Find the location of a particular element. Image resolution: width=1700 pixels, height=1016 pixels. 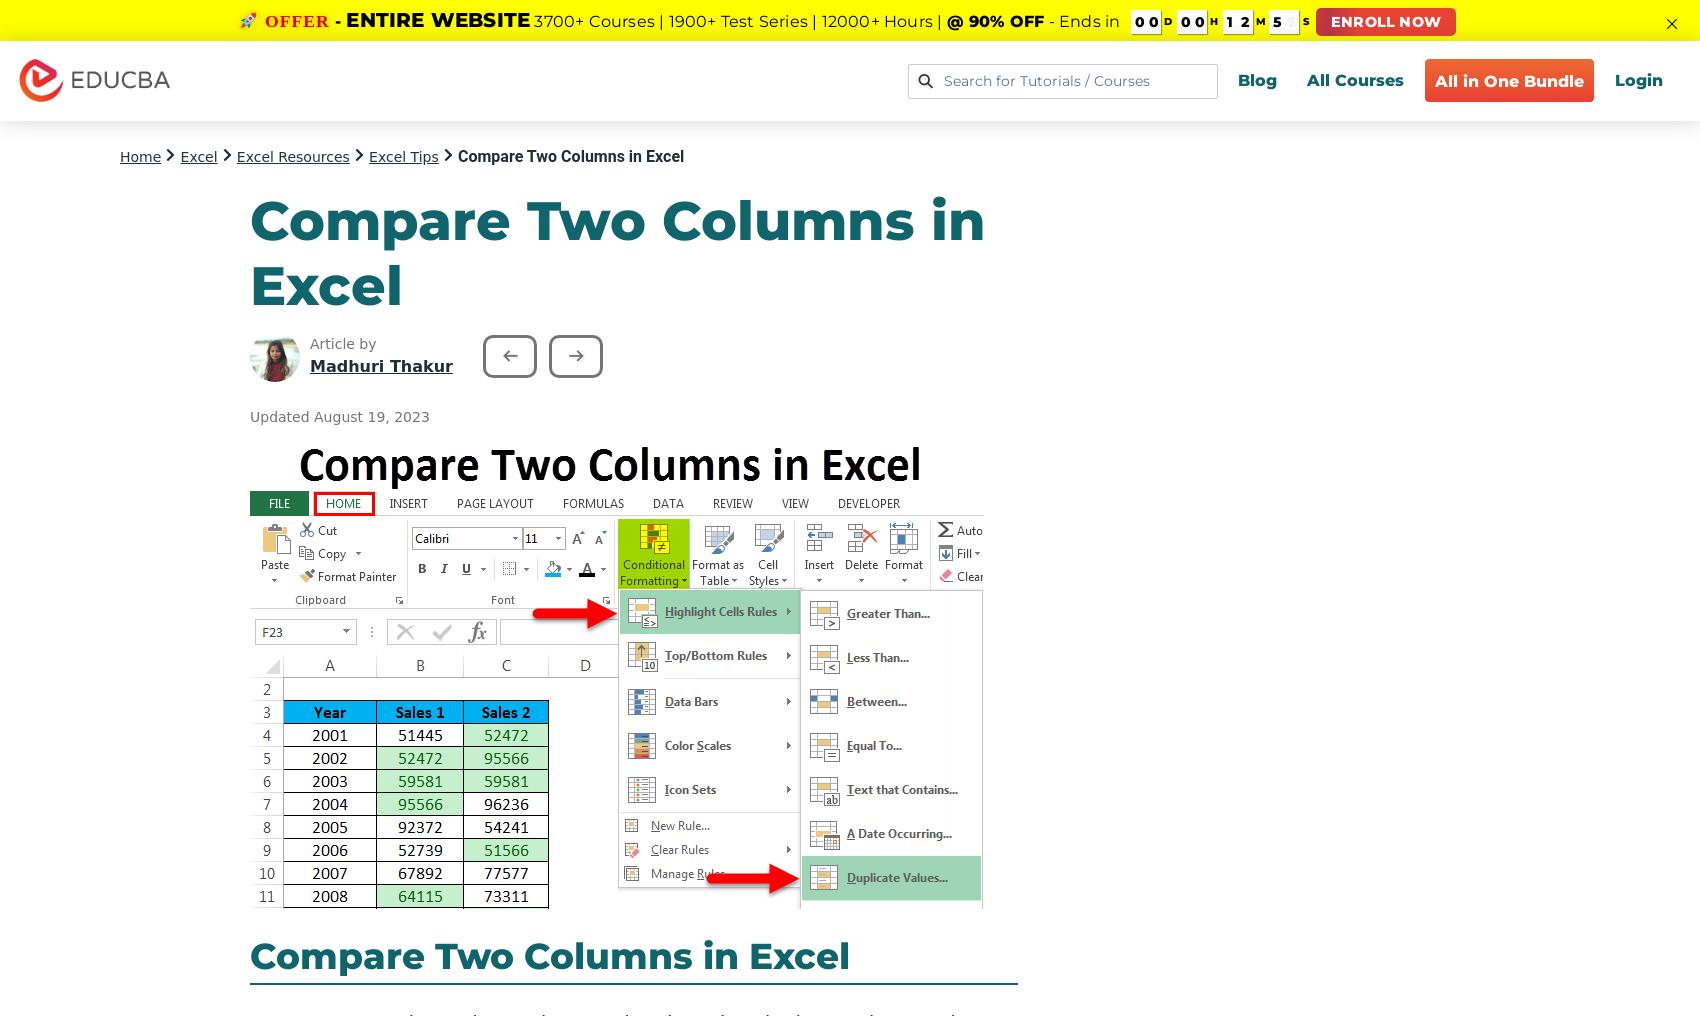

'2' is located at coordinates (1241, 21).